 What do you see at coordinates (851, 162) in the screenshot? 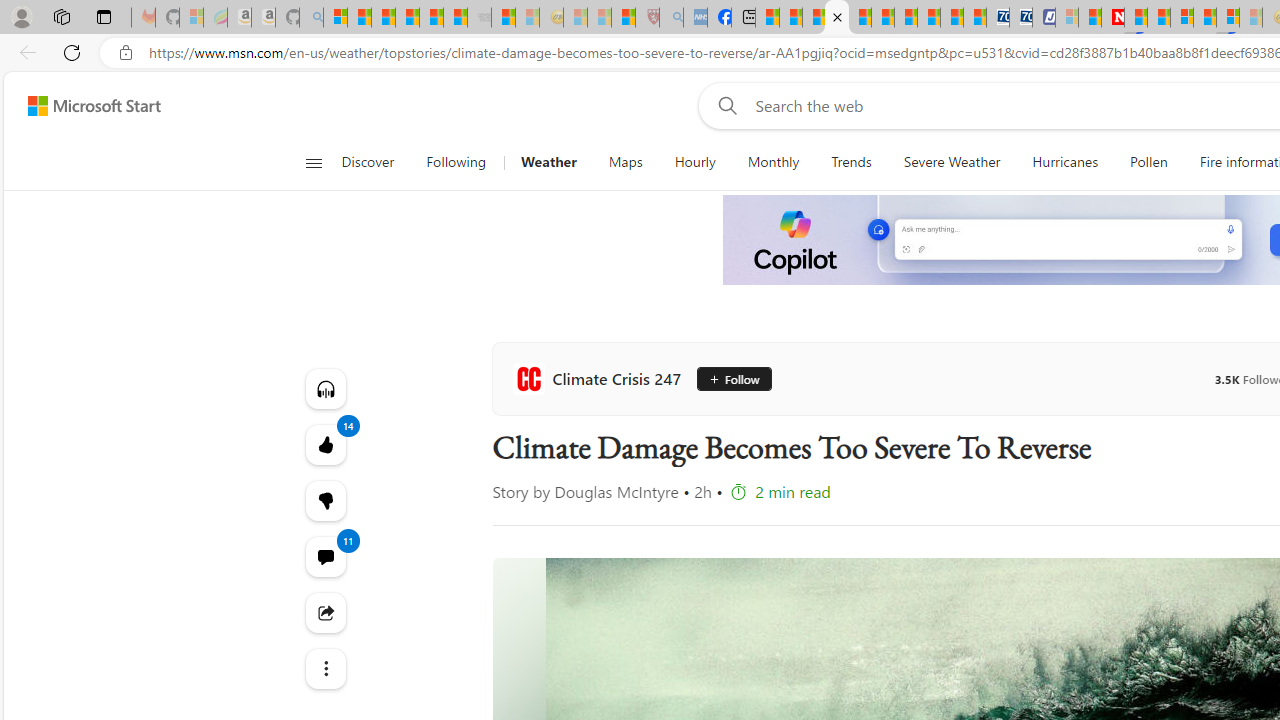
I see `'Trends'` at bounding box center [851, 162].